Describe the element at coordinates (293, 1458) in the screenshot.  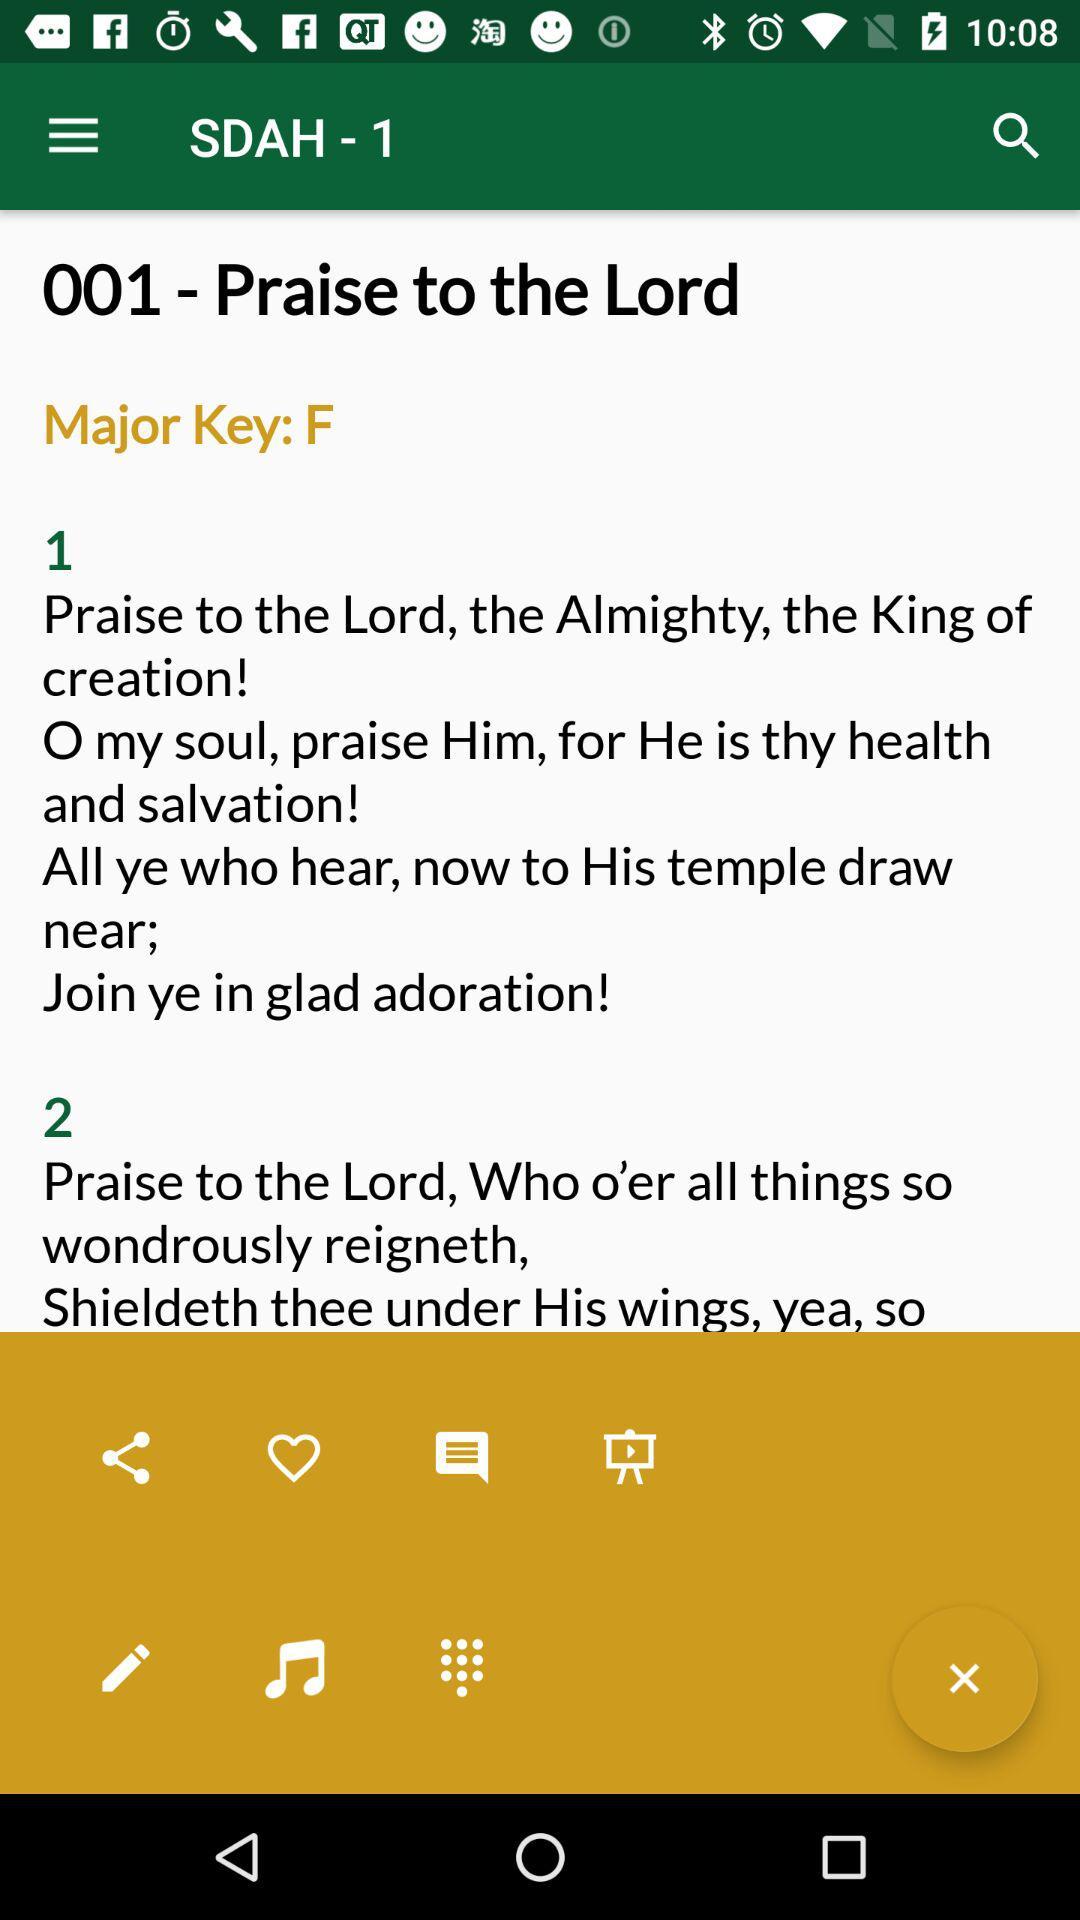
I see `page to your favorites` at that location.